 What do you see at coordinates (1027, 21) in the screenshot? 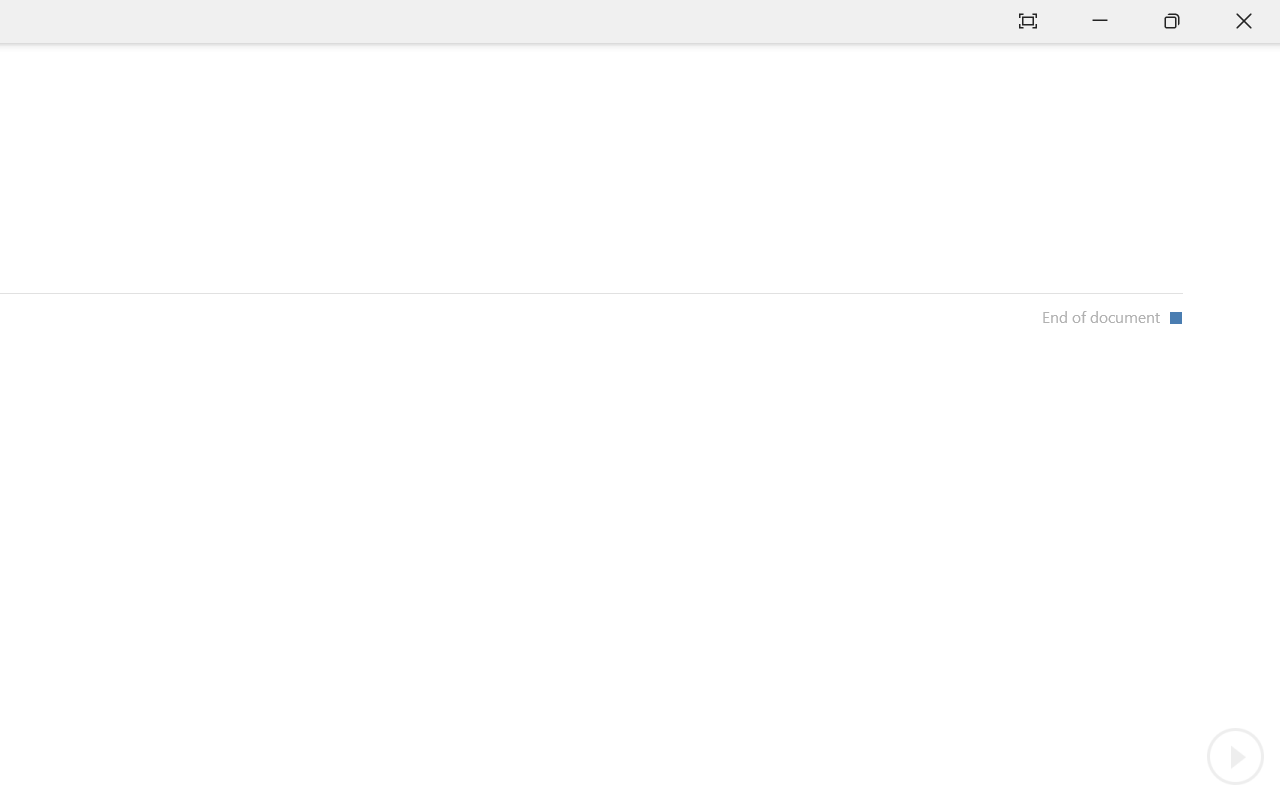
I see `'Auto-hide Reading Toolbar'` at bounding box center [1027, 21].